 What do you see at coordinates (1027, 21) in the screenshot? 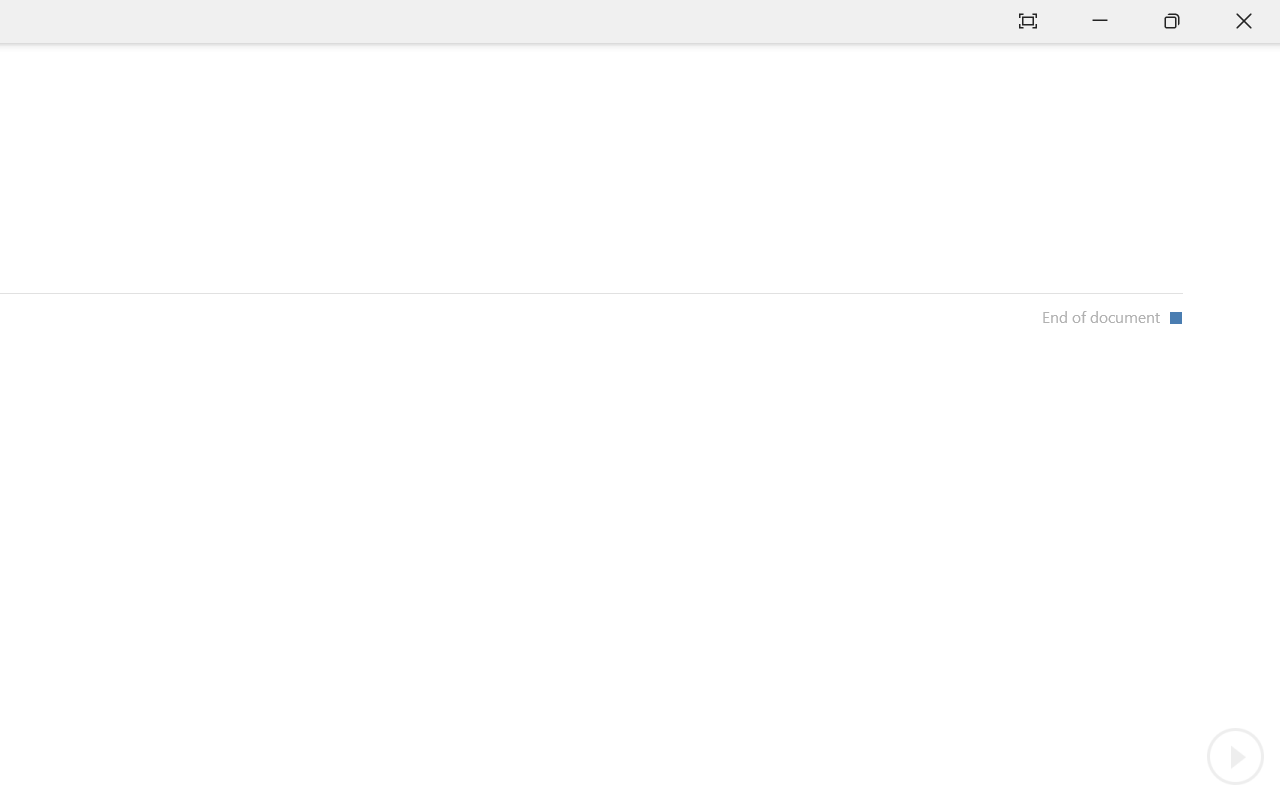
I see `'Auto-hide Reading Toolbar'` at bounding box center [1027, 21].